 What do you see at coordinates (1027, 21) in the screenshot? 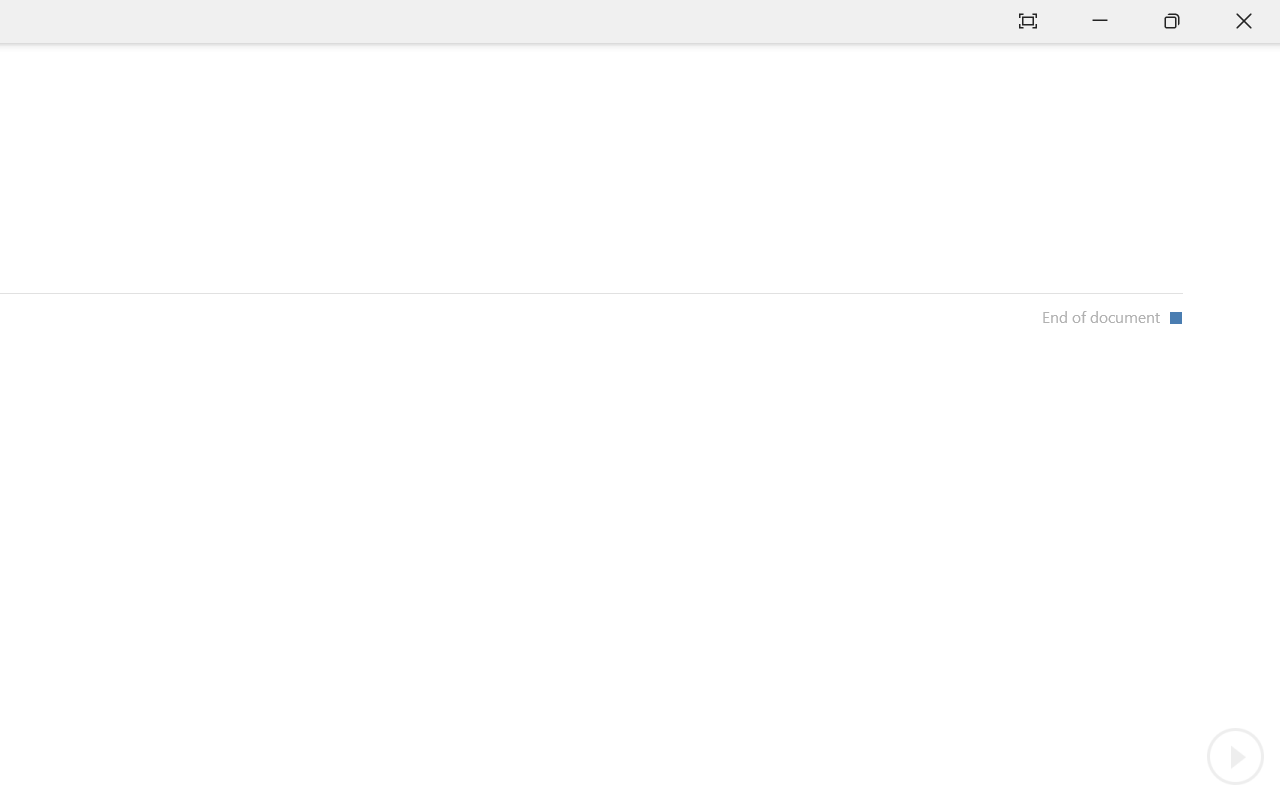
I see `'Auto-hide Reading Toolbar'` at bounding box center [1027, 21].